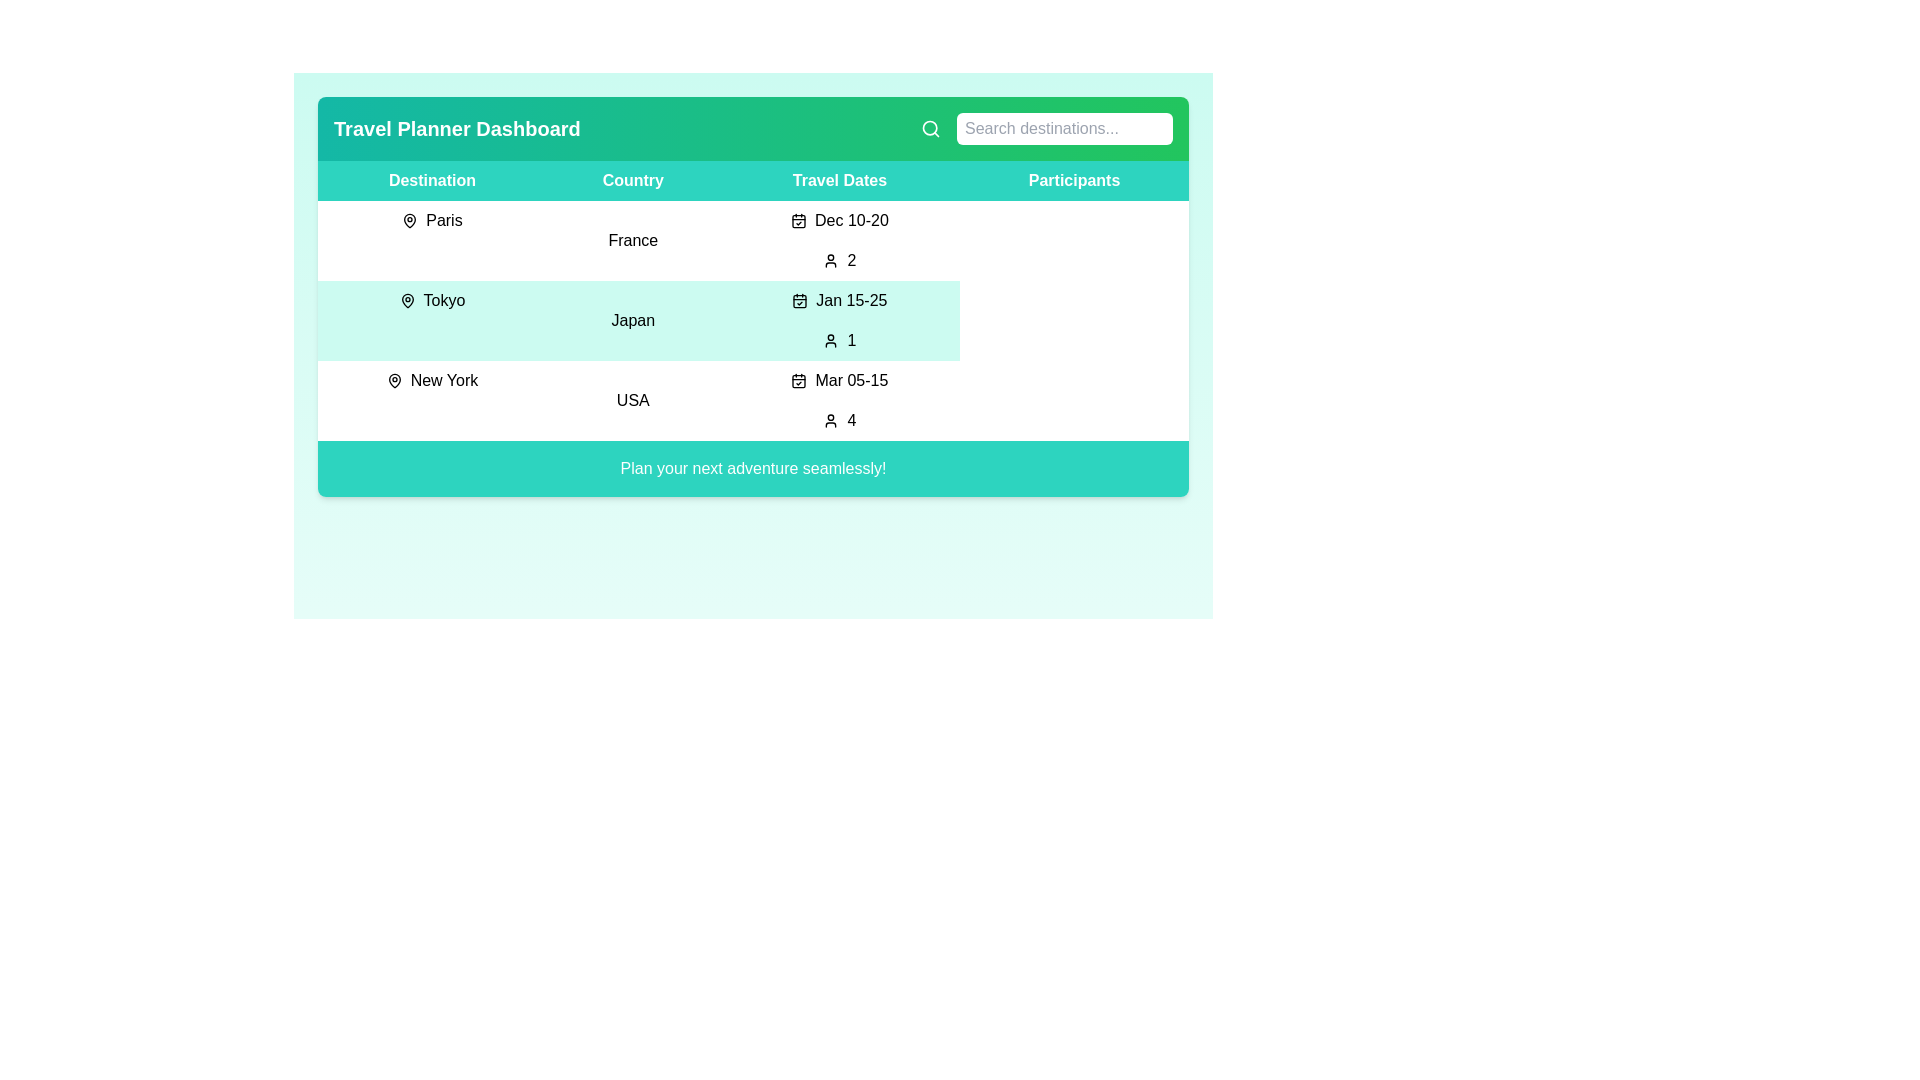 This screenshot has width=1920, height=1080. Describe the element at coordinates (1073, 181) in the screenshot. I see `the 'Participants' text label, which is the last element in the header row with a teal background and white text` at that location.